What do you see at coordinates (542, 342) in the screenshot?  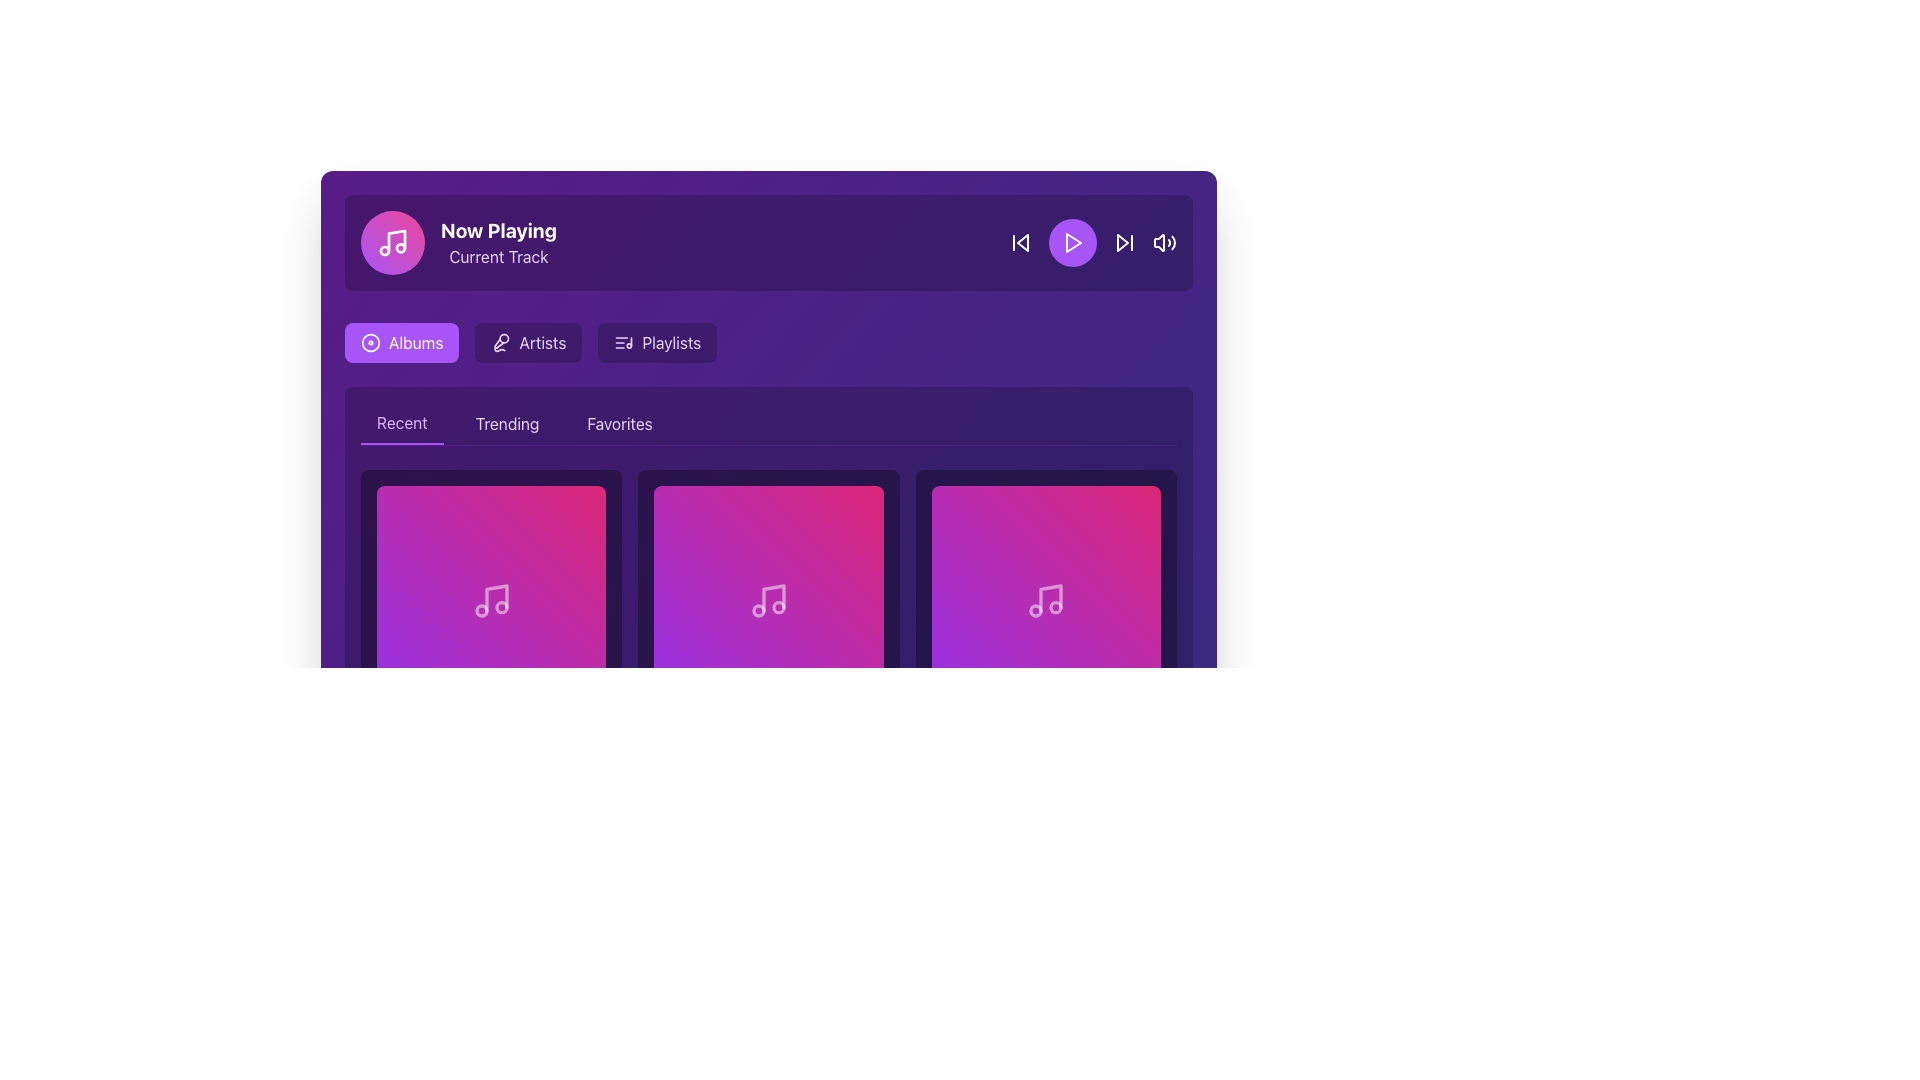 I see `the 'Artists' text label within the button group that has a purple background and is centrally positioned among 'Albums', 'Artists', and 'Playlists'` at bounding box center [542, 342].